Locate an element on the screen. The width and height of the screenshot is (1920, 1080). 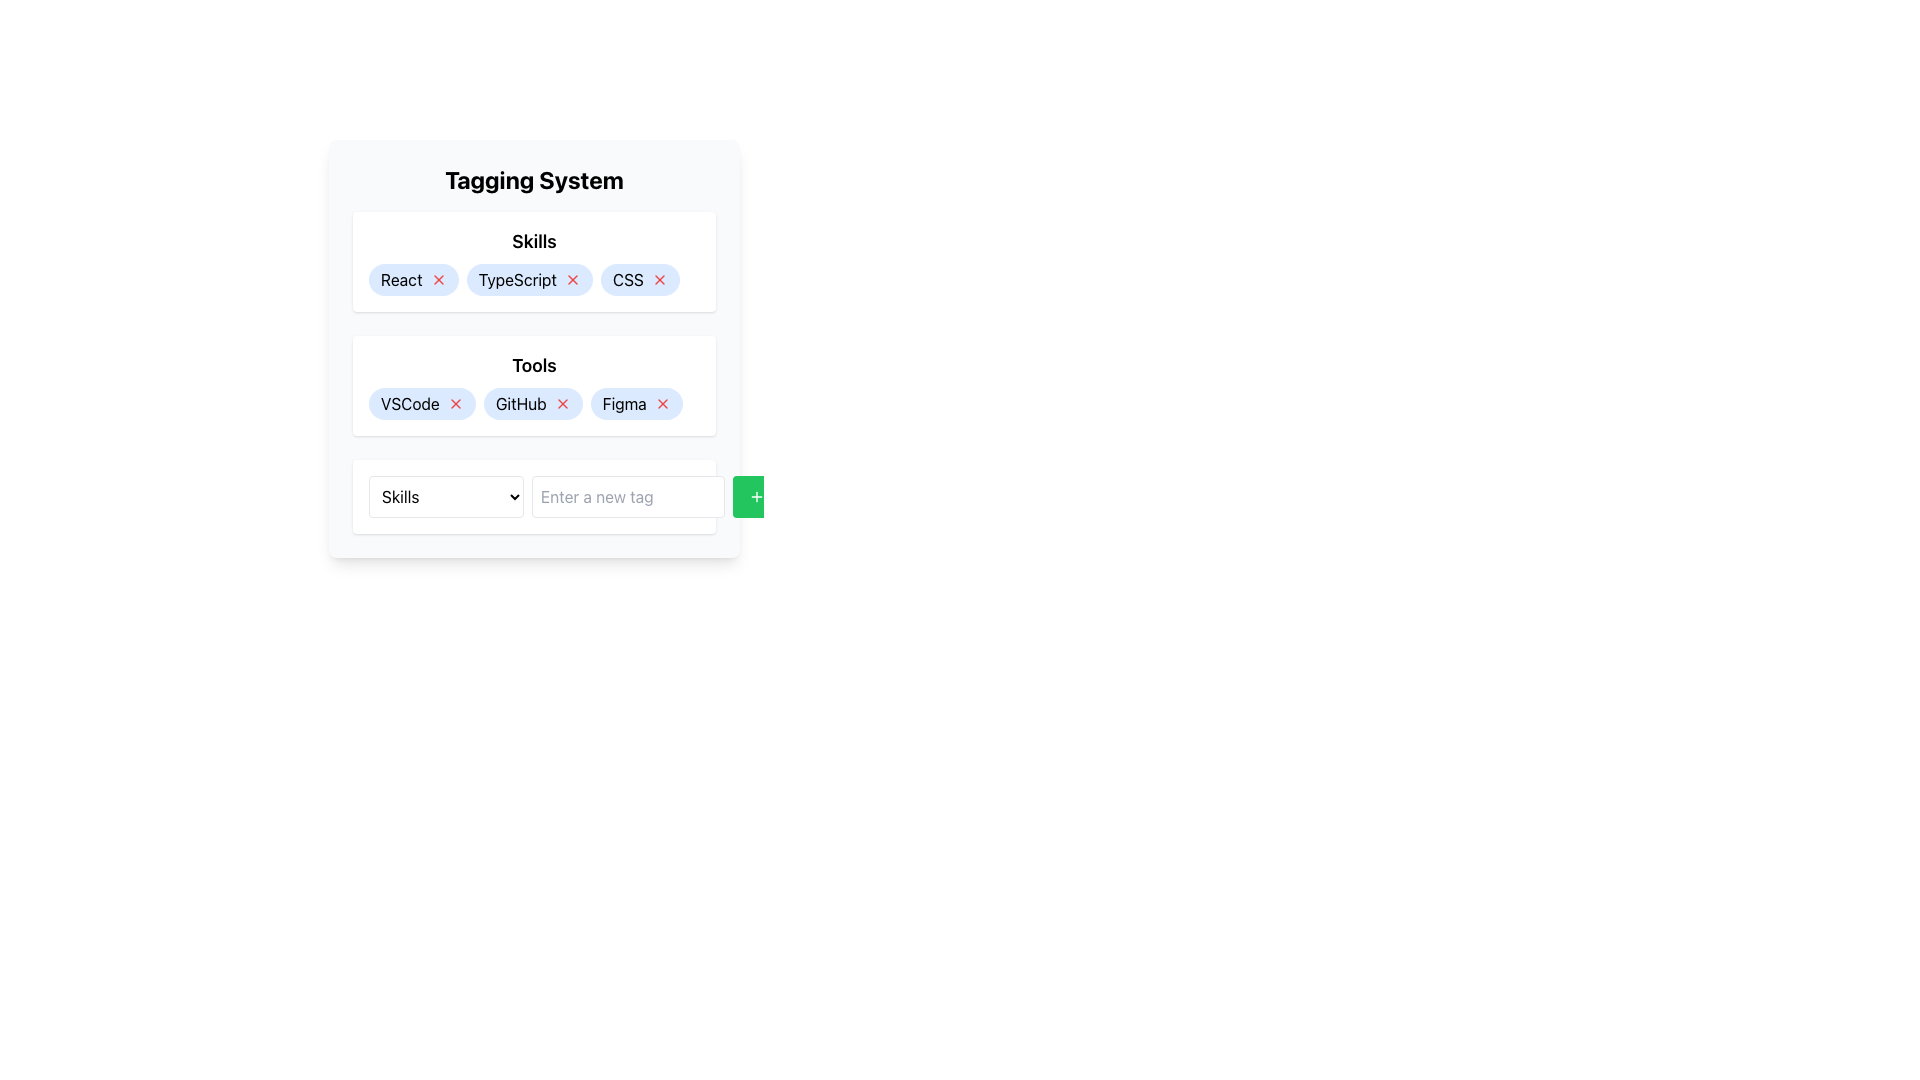
the green button with a white plus sign located at the far right side of the row in the 'Tagging System' interface is located at coordinates (756, 496).